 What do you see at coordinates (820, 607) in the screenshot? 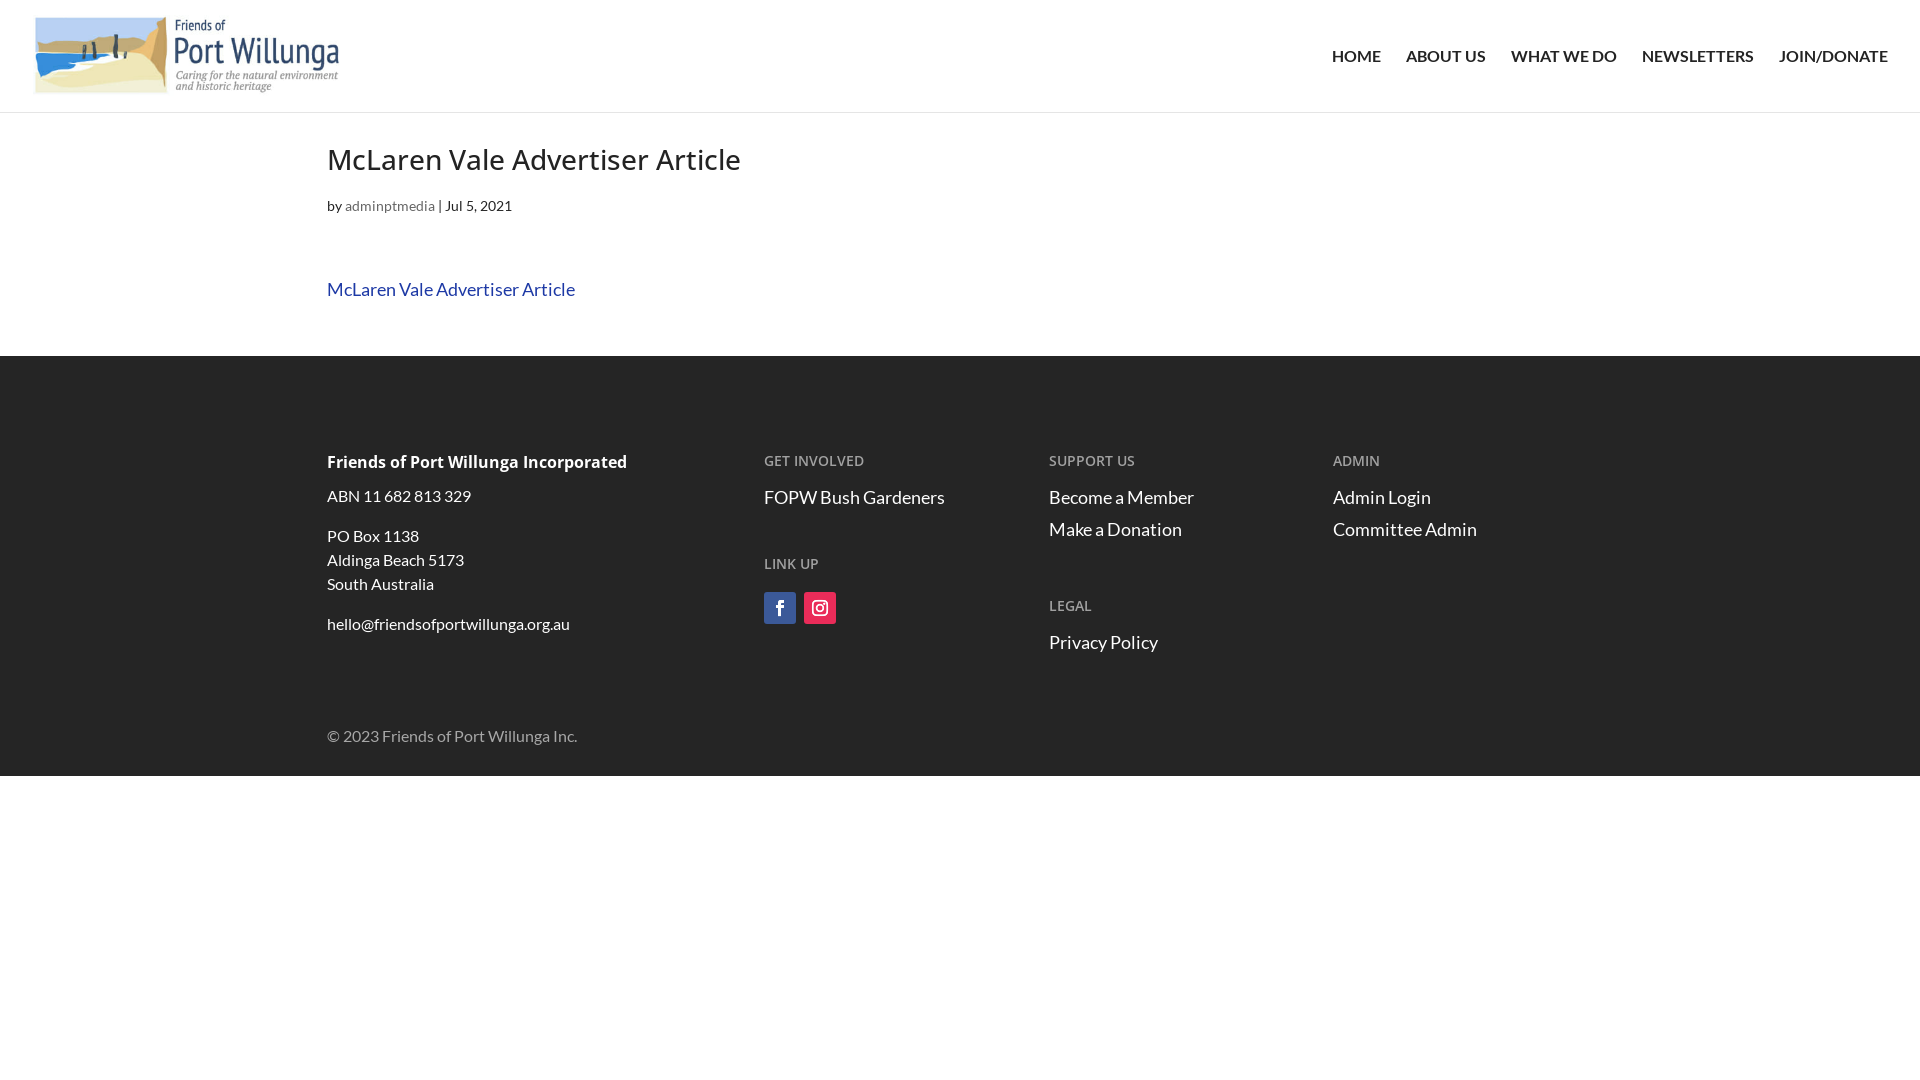
I see `'Follow on Instagram'` at bounding box center [820, 607].